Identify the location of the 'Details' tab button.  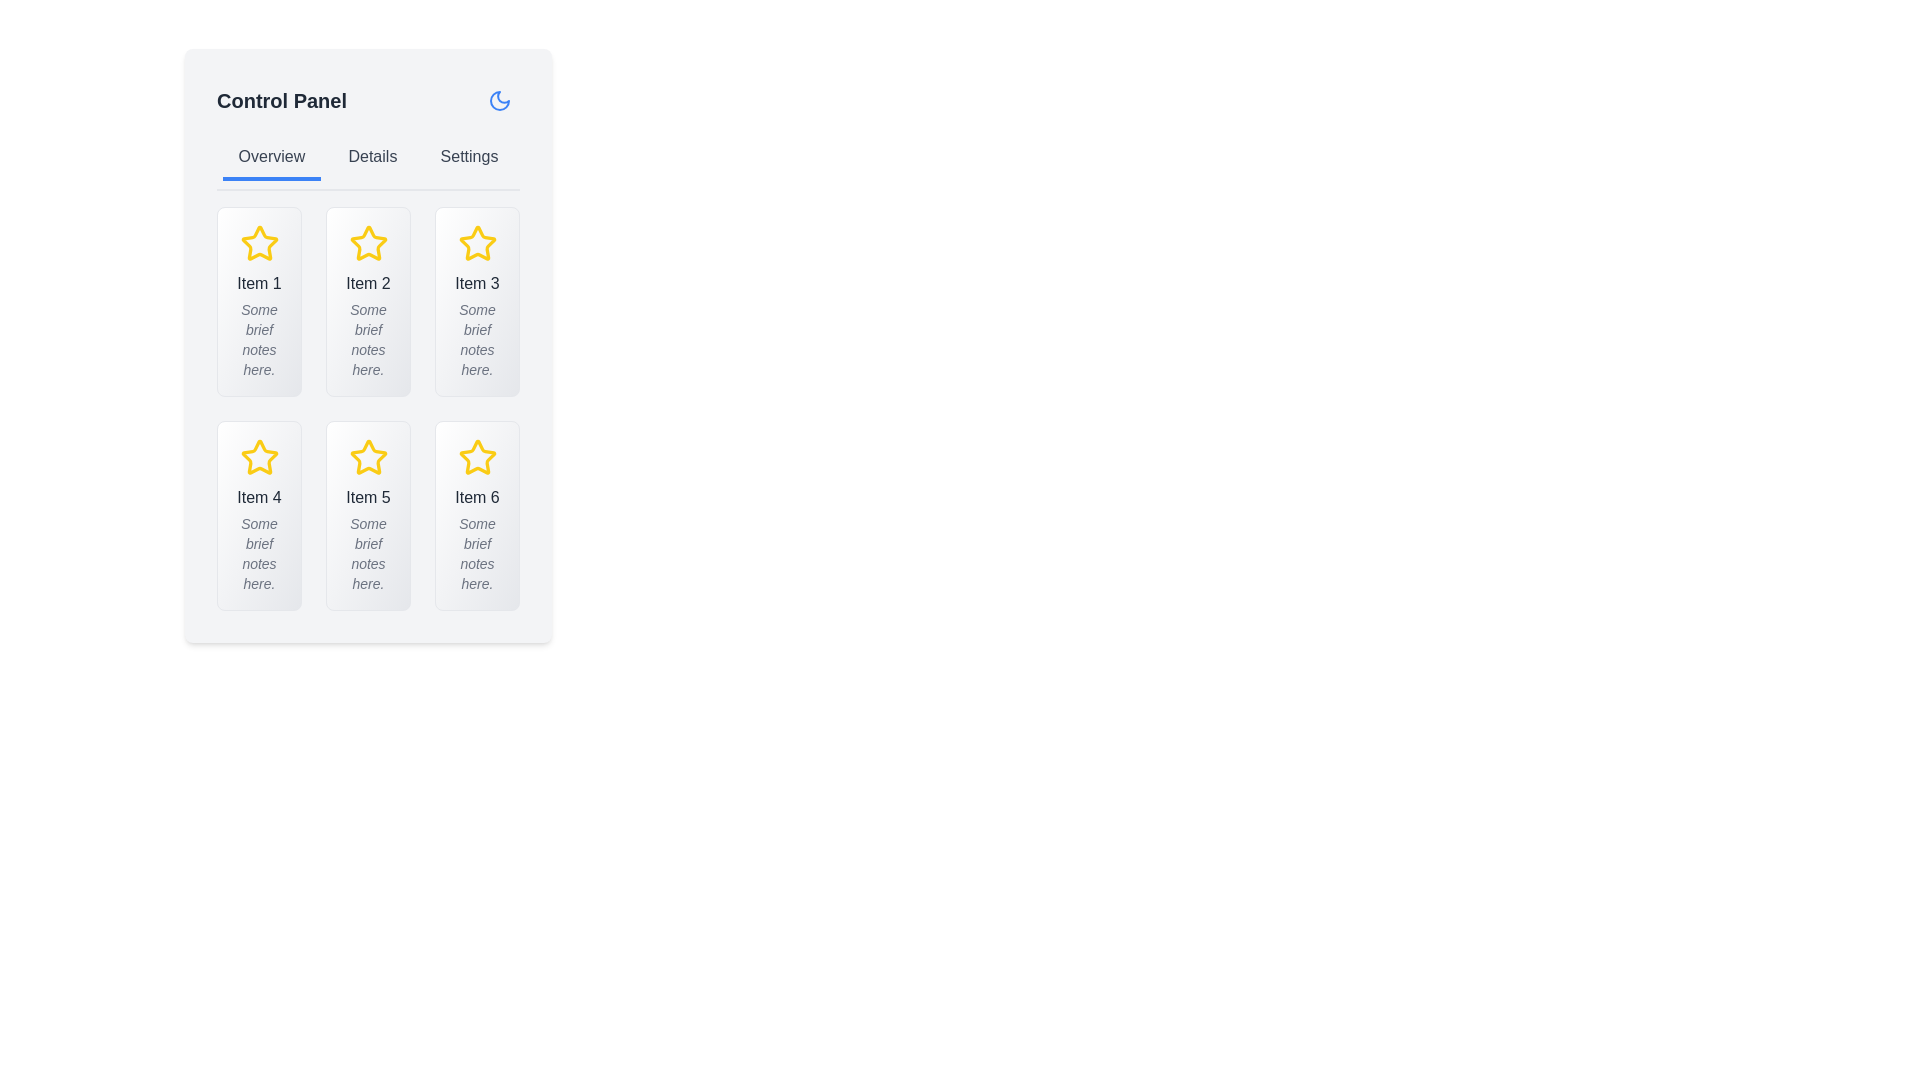
(372, 157).